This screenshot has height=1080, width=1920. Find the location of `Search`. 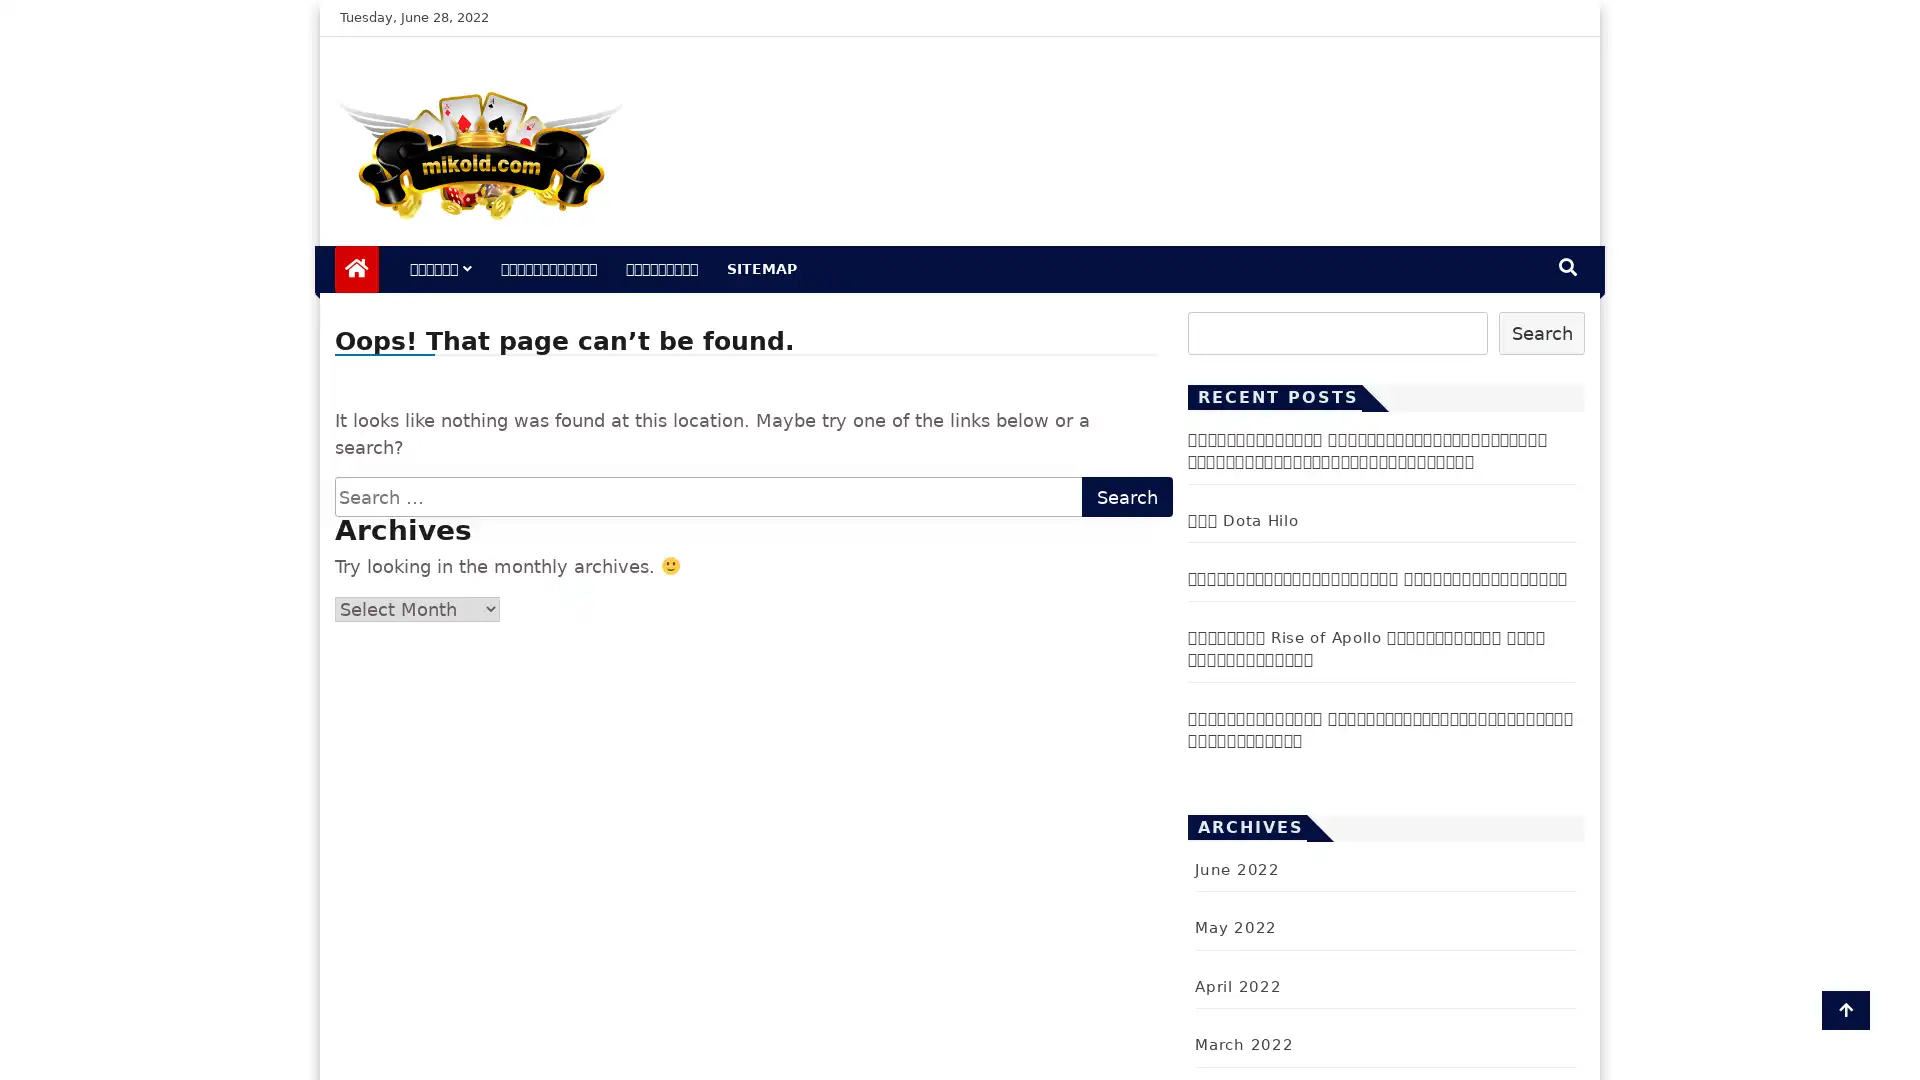

Search is located at coordinates (1127, 496).